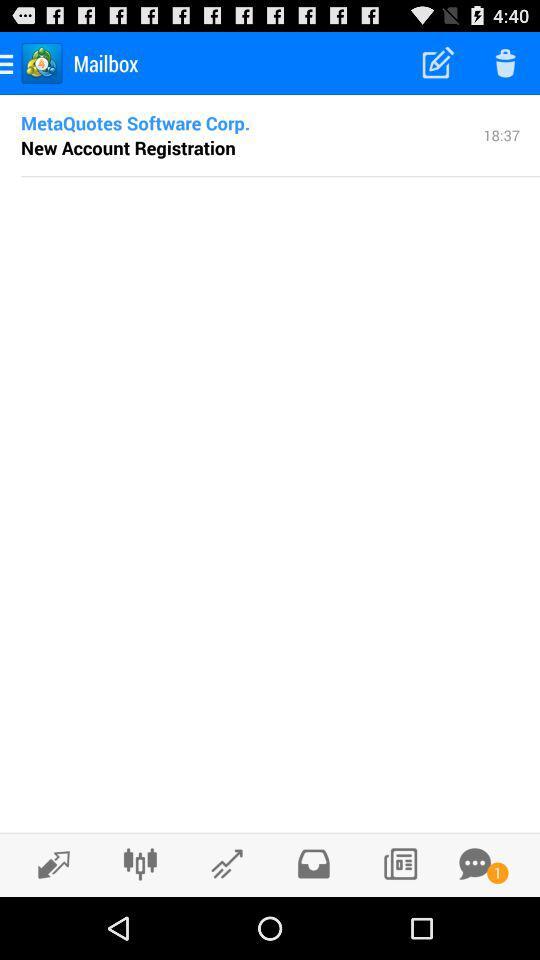  What do you see at coordinates (135, 121) in the screenshot?
I see `the icon to the left of the 18:37 item` at bounding box center [135, 121].